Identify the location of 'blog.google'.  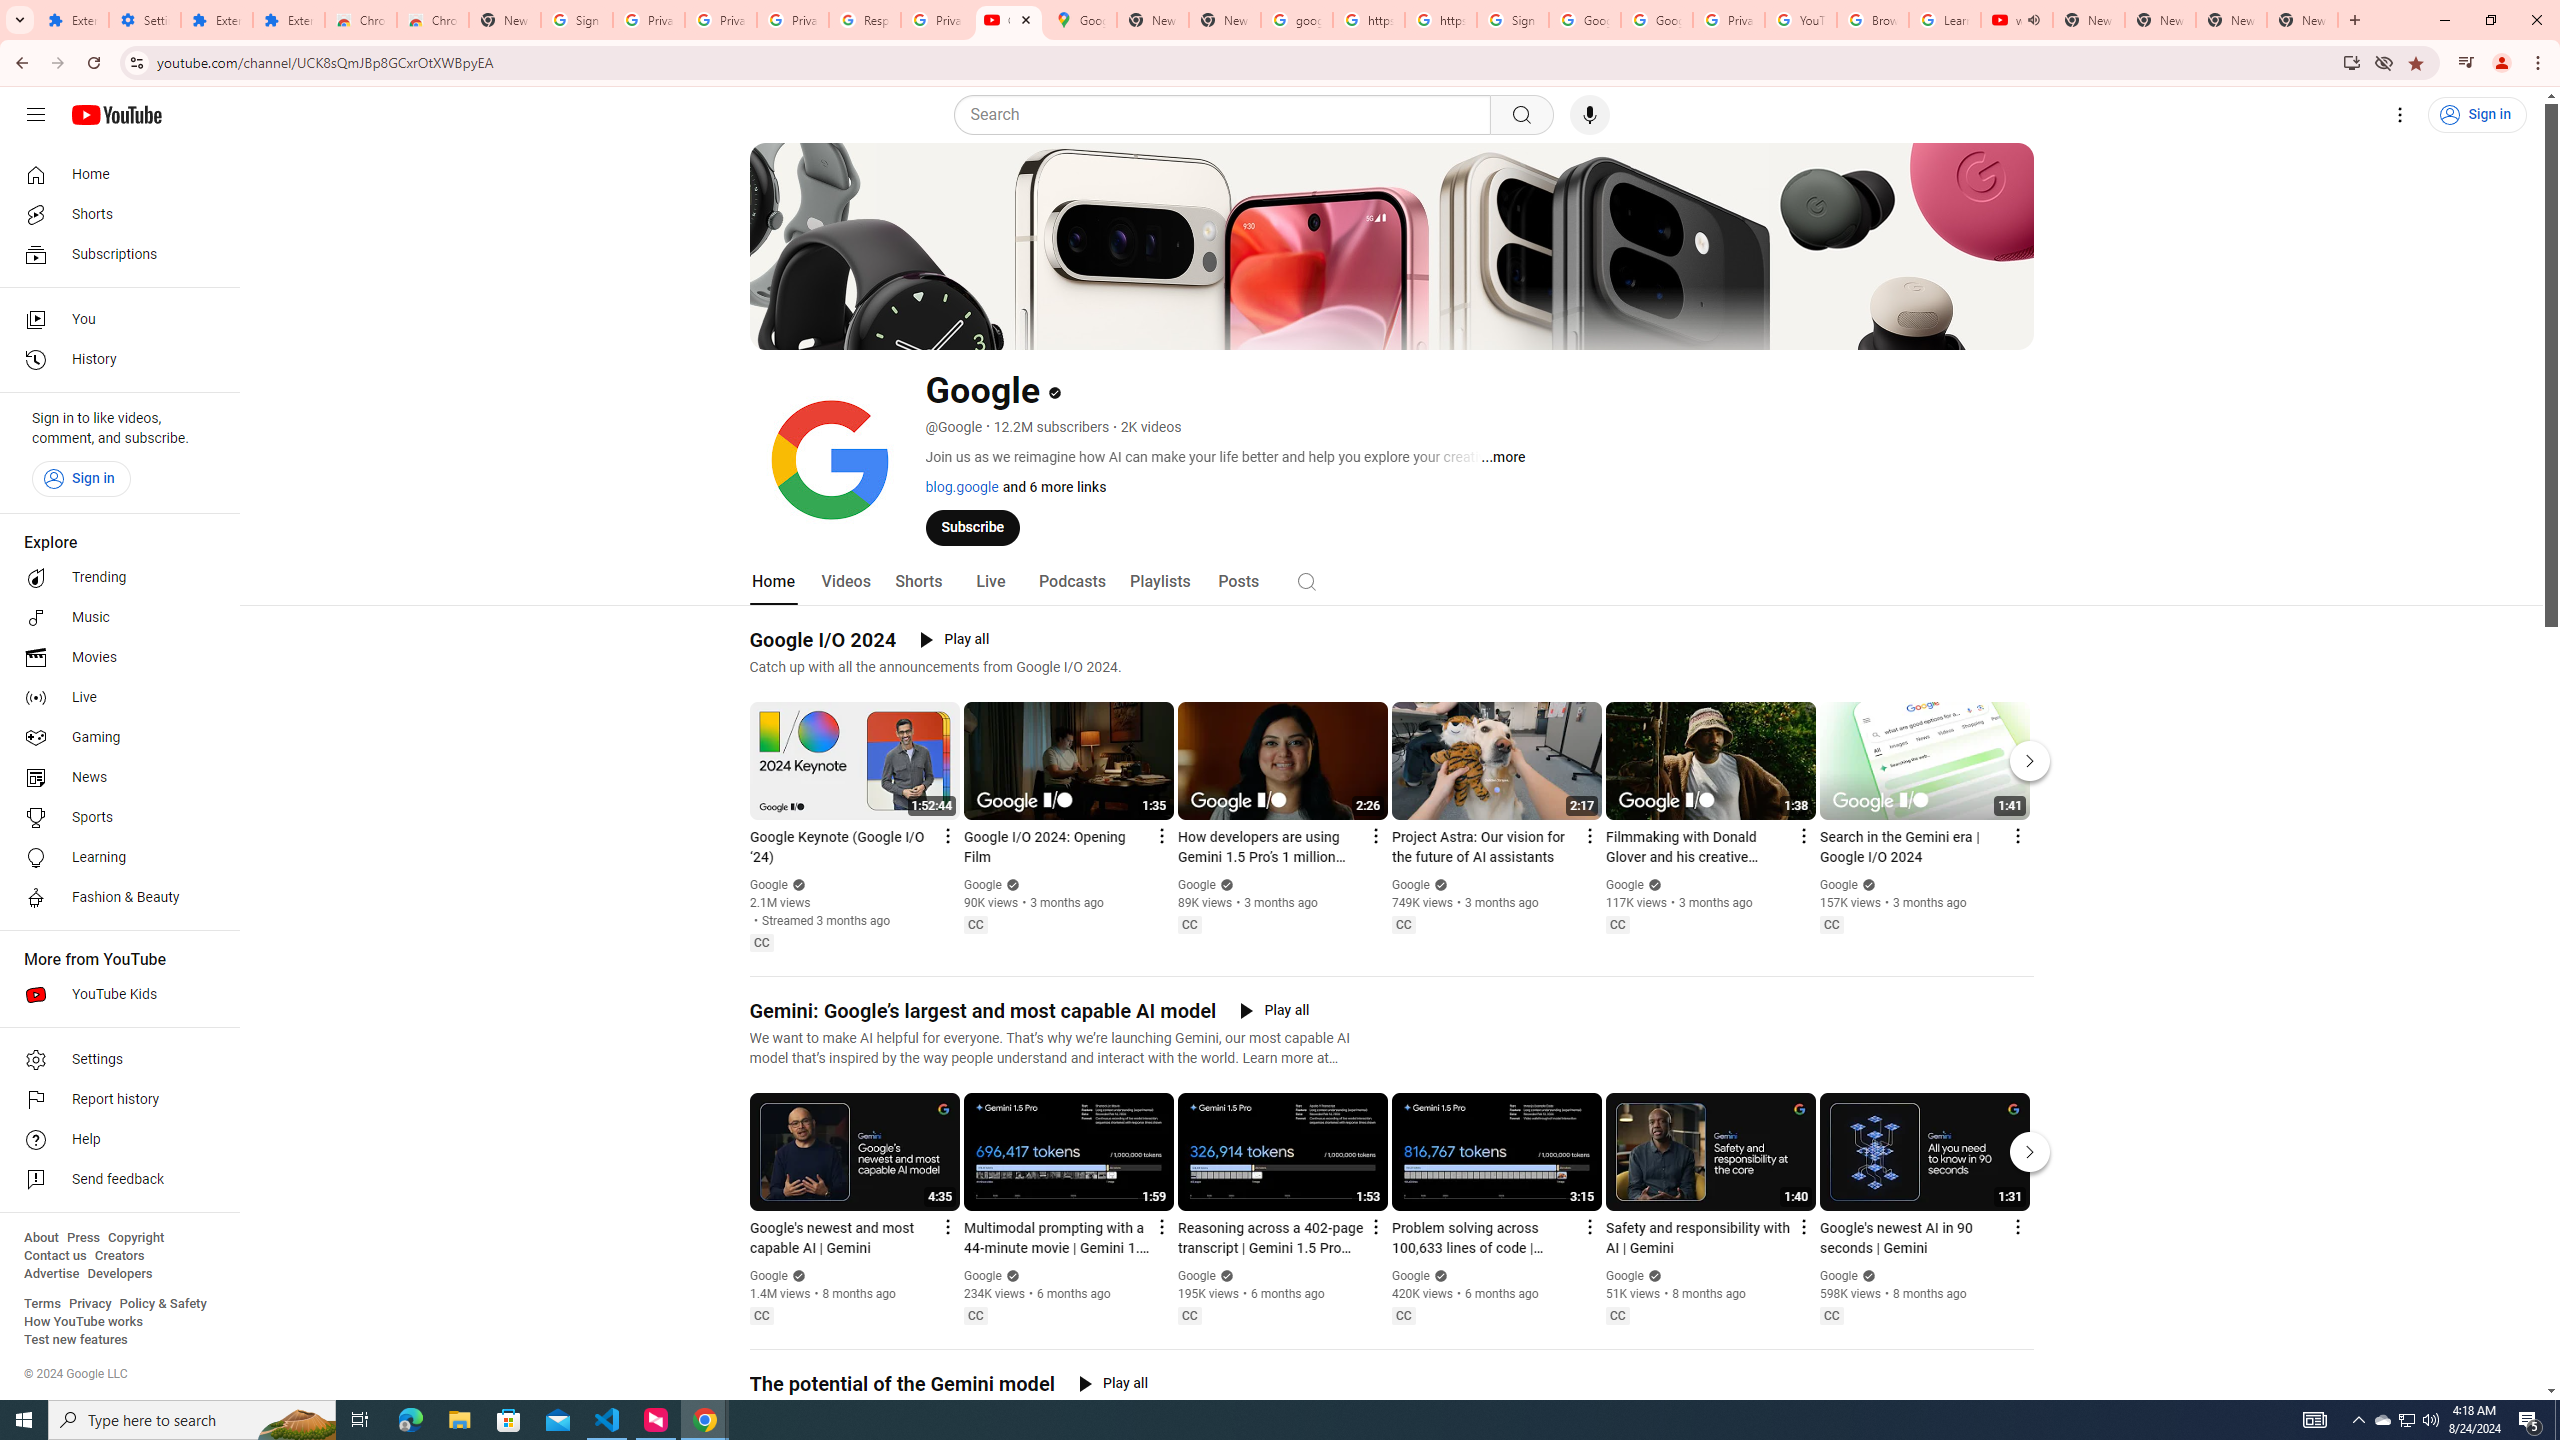
(961, 486).